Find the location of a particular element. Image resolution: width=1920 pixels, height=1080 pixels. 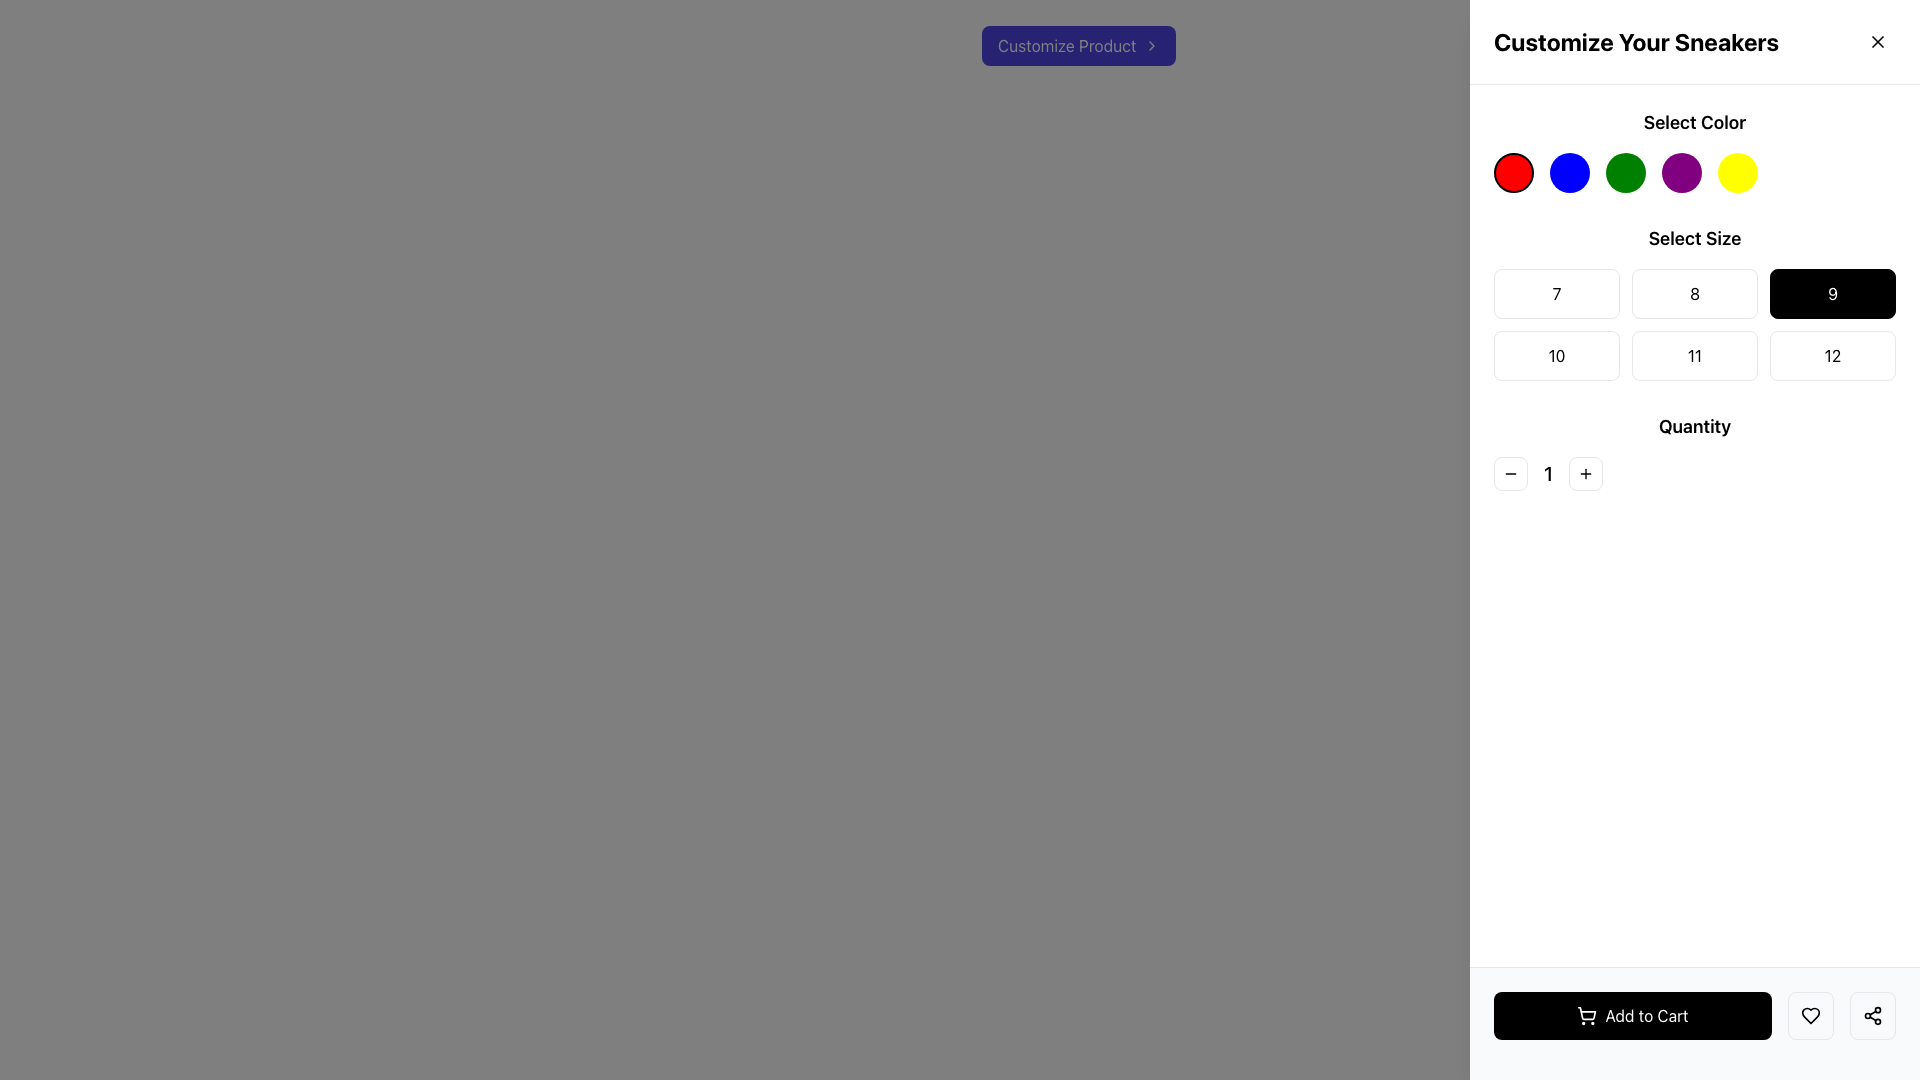

the color swatch in the color swatch selector located beneath the 'Select Color' label is located at coordinates (1693, 149).